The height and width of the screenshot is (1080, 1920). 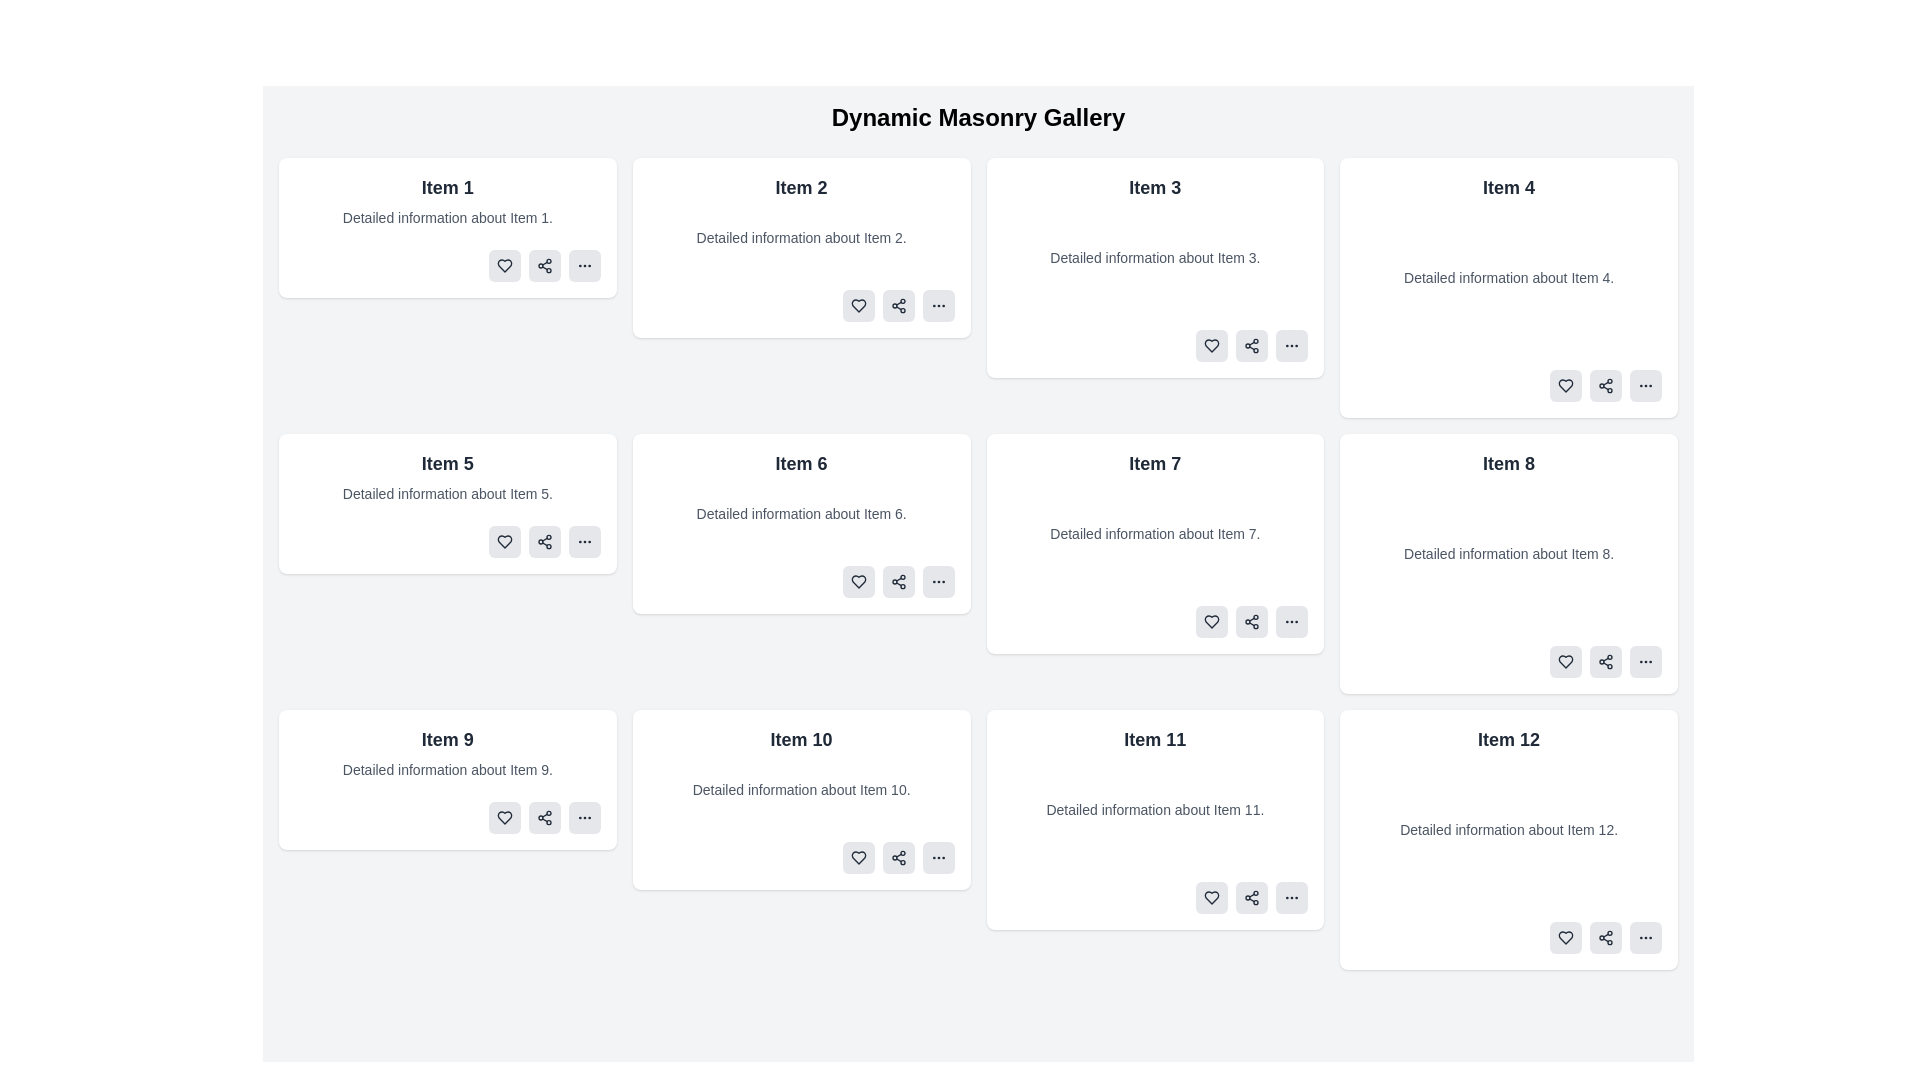 What do you see at coordinates (1564, 937) in the screenshot?
I see `the heart-shaped icon located in the bottom-right corner of the 'Item 12' card to like or favorite the item` at bounding box center [1564, 937].